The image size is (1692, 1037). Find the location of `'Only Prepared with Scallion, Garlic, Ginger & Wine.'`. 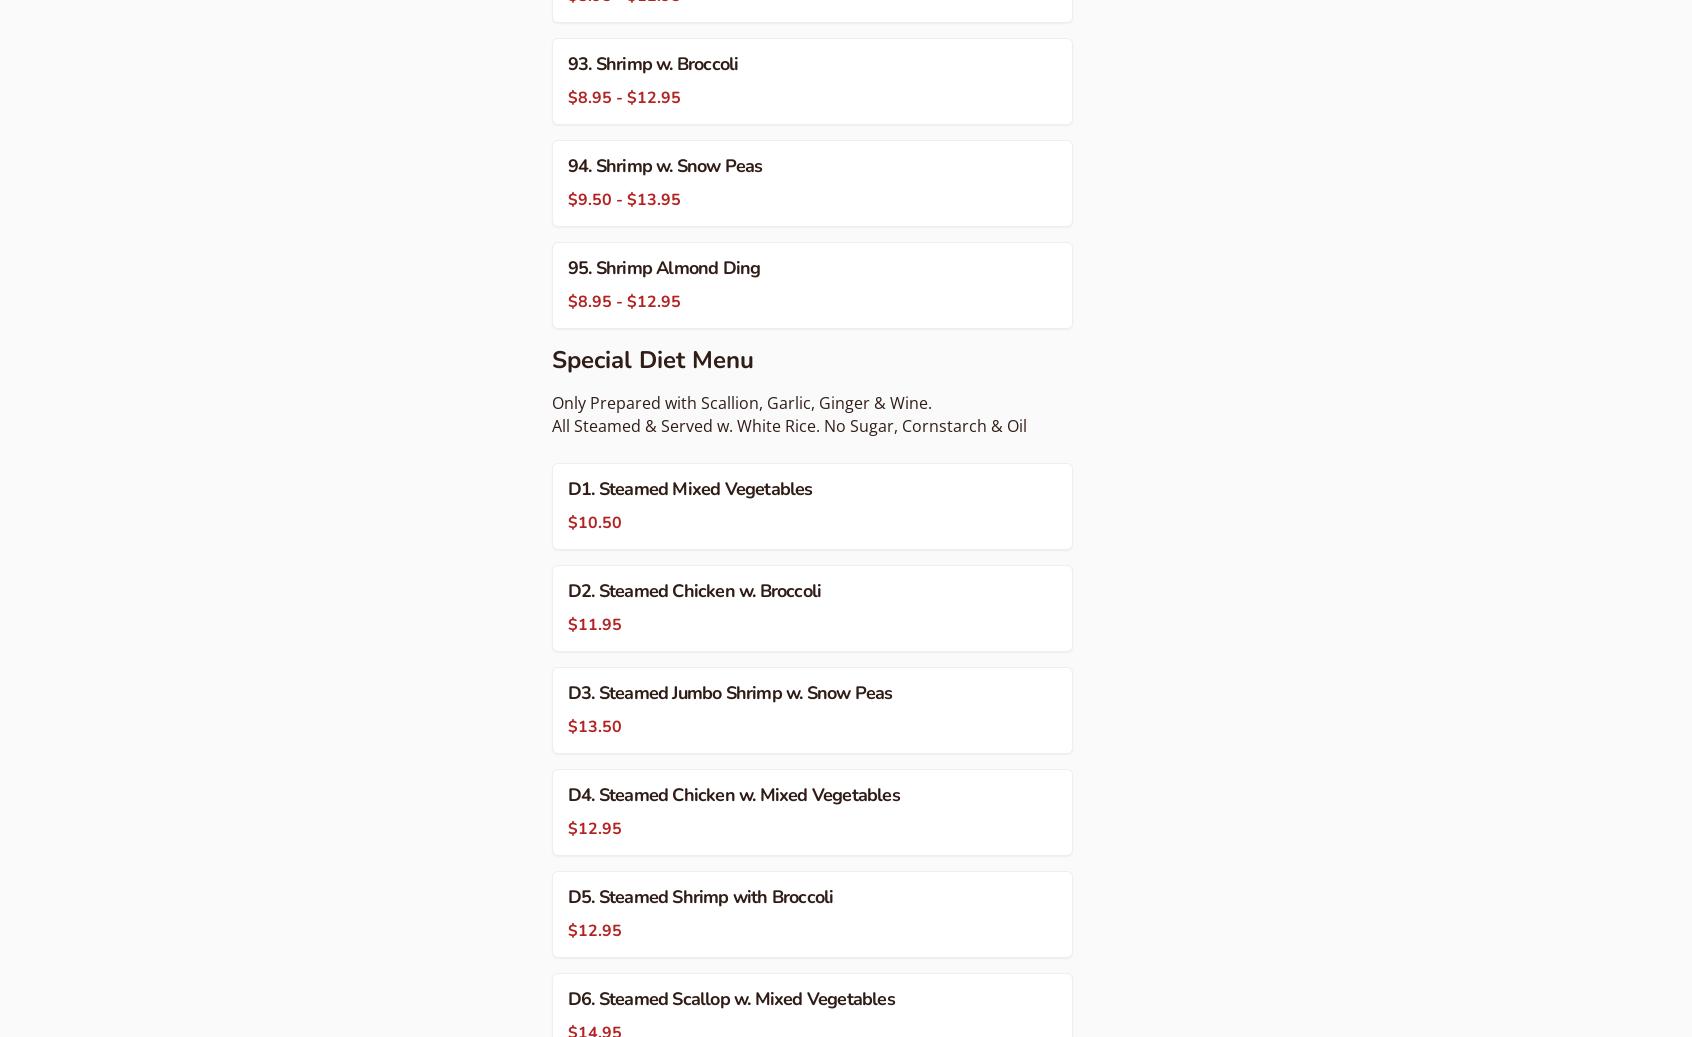

'Only Prepared with Scallion, Garlic, Ginger & Wine.' is located at coordinates (740, 401).